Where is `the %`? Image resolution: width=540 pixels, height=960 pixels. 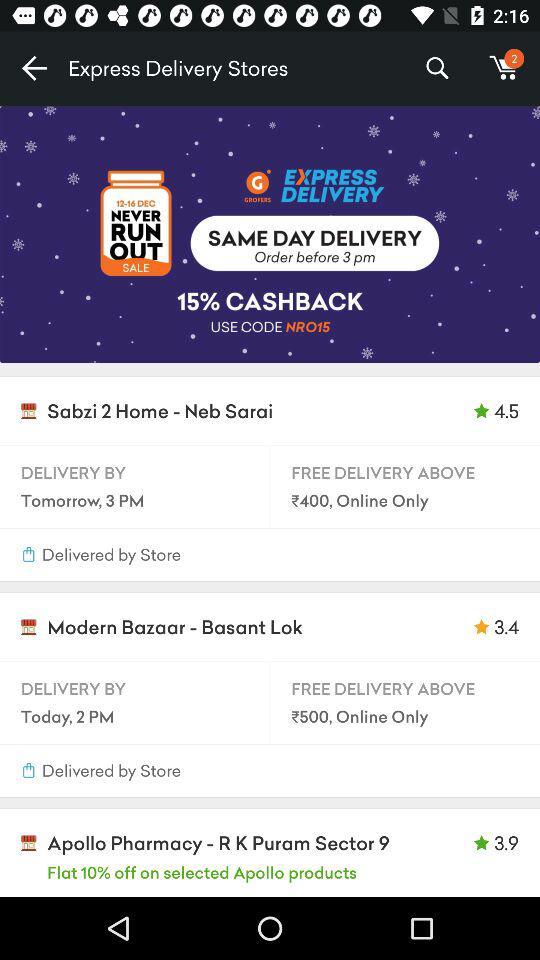
the % is located at coordinates (436, 68).